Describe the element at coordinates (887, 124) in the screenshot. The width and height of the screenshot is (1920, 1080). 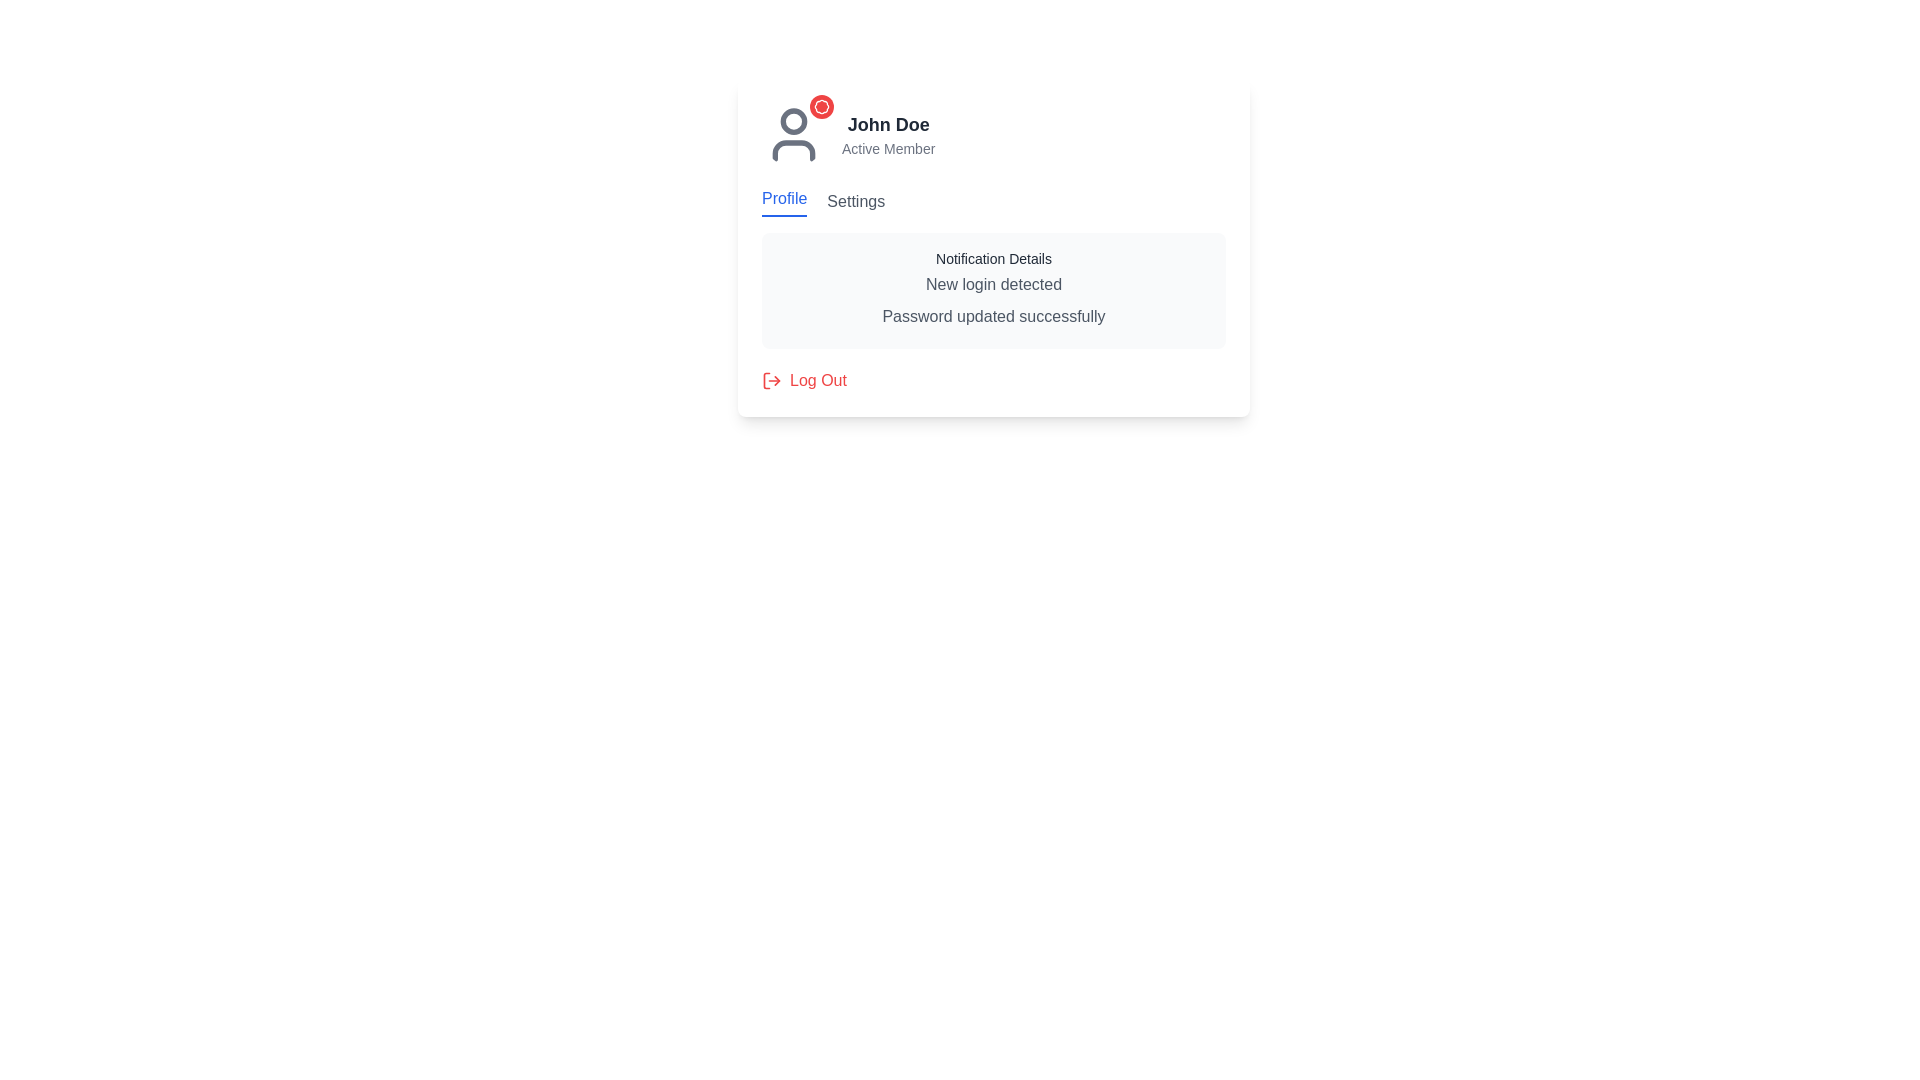
I see `the text element displaying 'John Doe' in bold, which is located above the subtitle 'Active Member' in the user profile card` at that location.